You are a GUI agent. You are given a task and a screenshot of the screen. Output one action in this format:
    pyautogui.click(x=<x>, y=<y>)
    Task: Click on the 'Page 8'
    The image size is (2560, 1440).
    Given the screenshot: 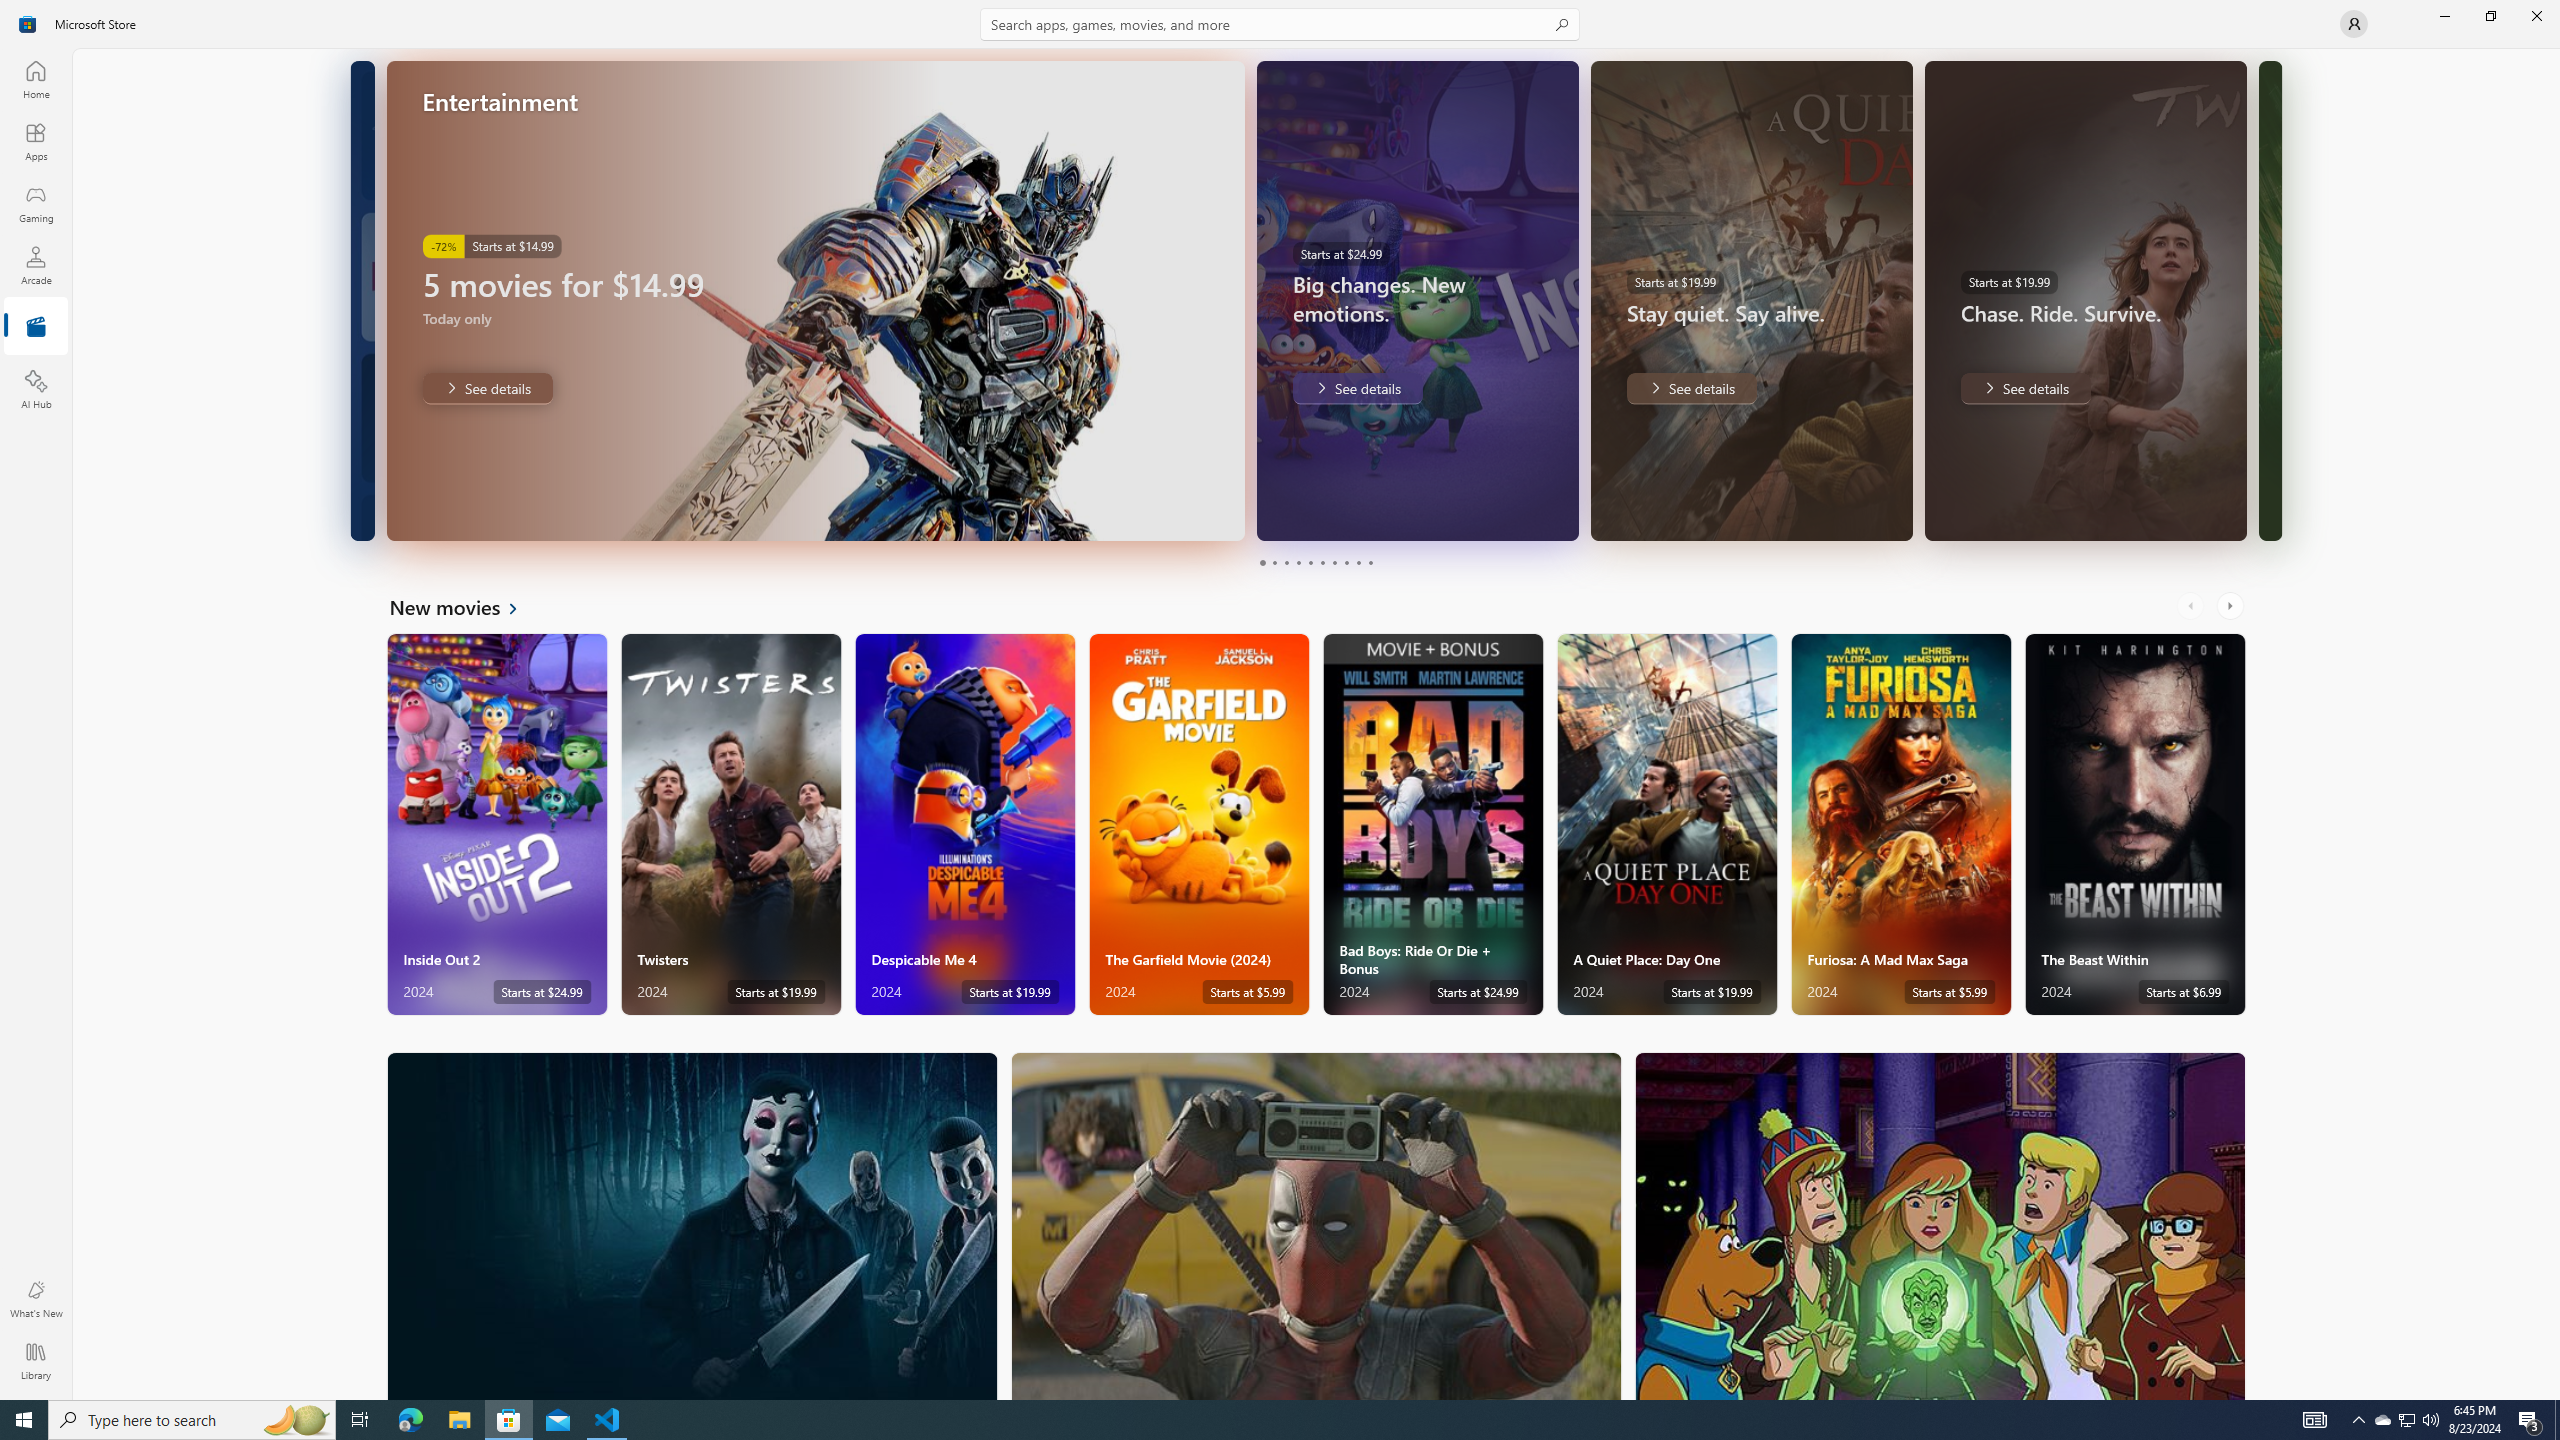 What is the action you would take?
    pyautogui.click(x=1345, y=562)
    